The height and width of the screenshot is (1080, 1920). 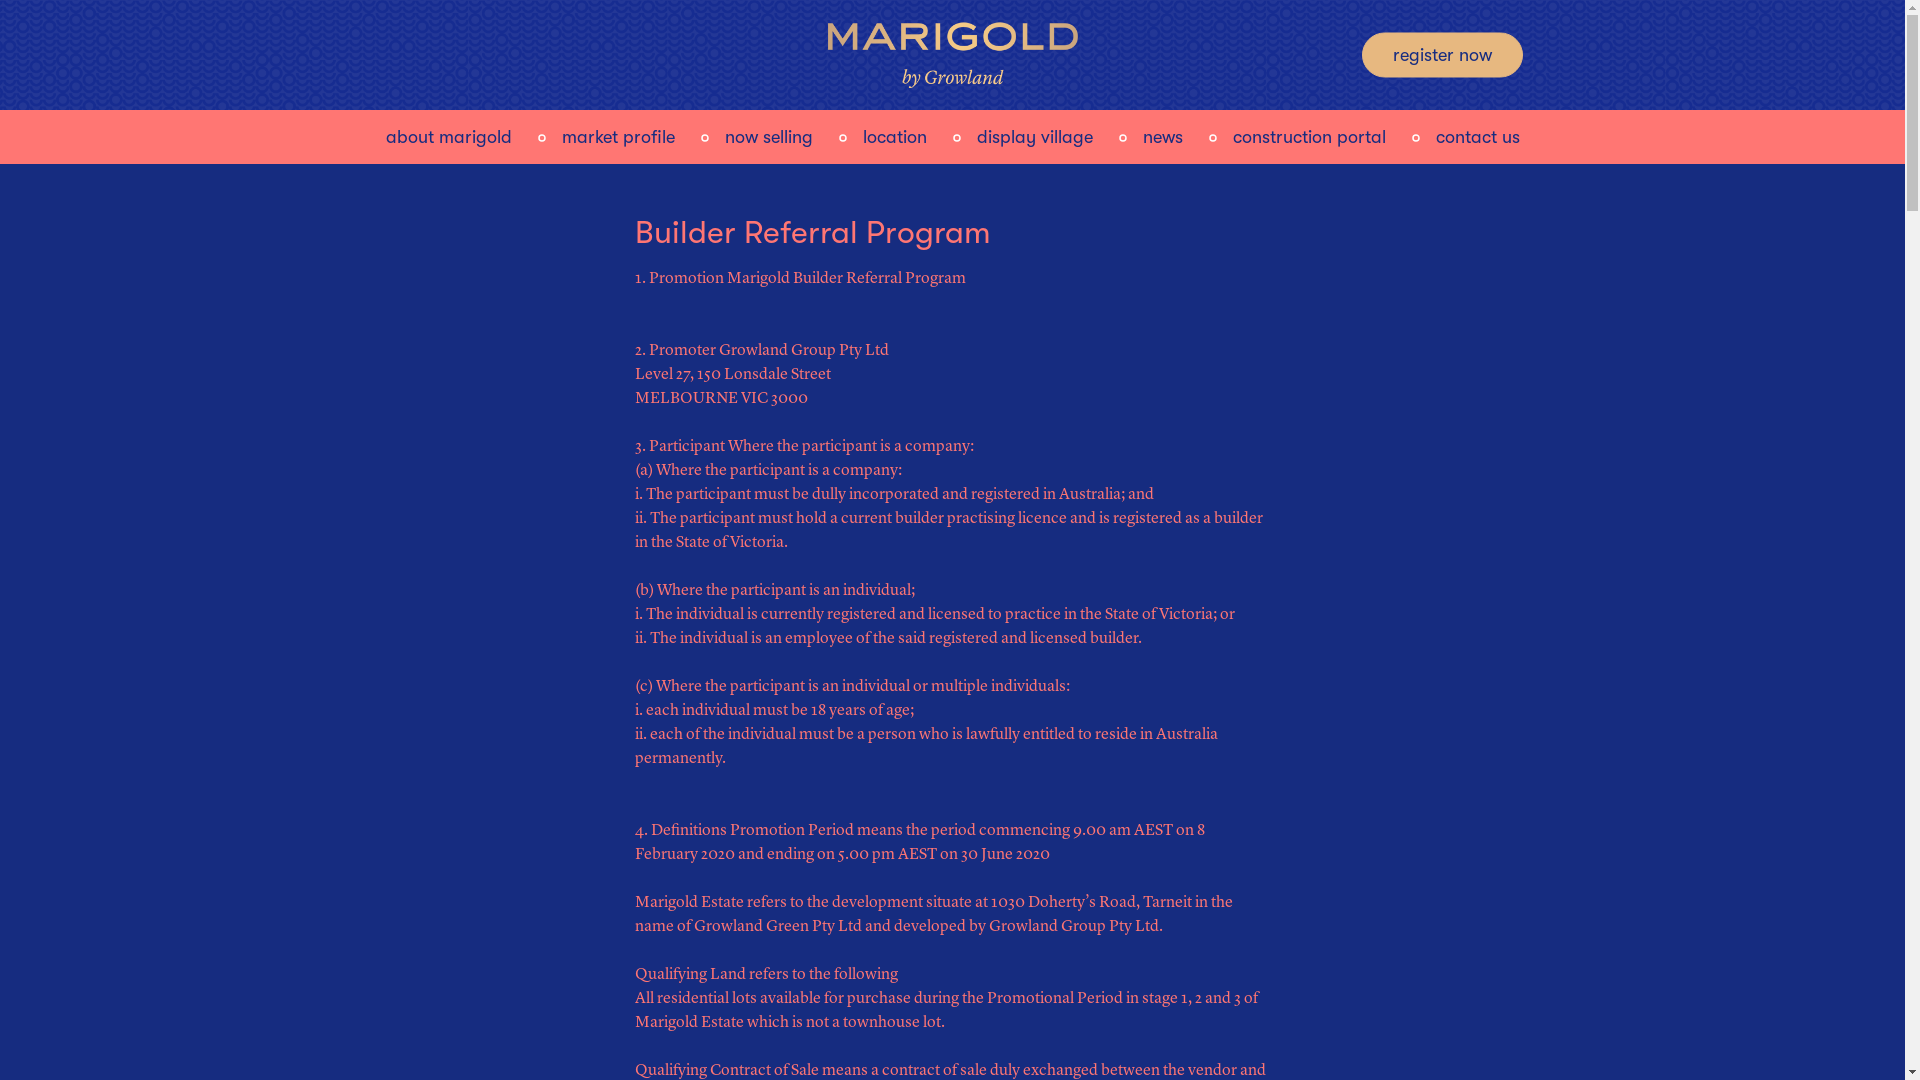 What do you see at coordinates (892, 133) in the screenshot?
I see `'location'` at bounding box center [892, 133].